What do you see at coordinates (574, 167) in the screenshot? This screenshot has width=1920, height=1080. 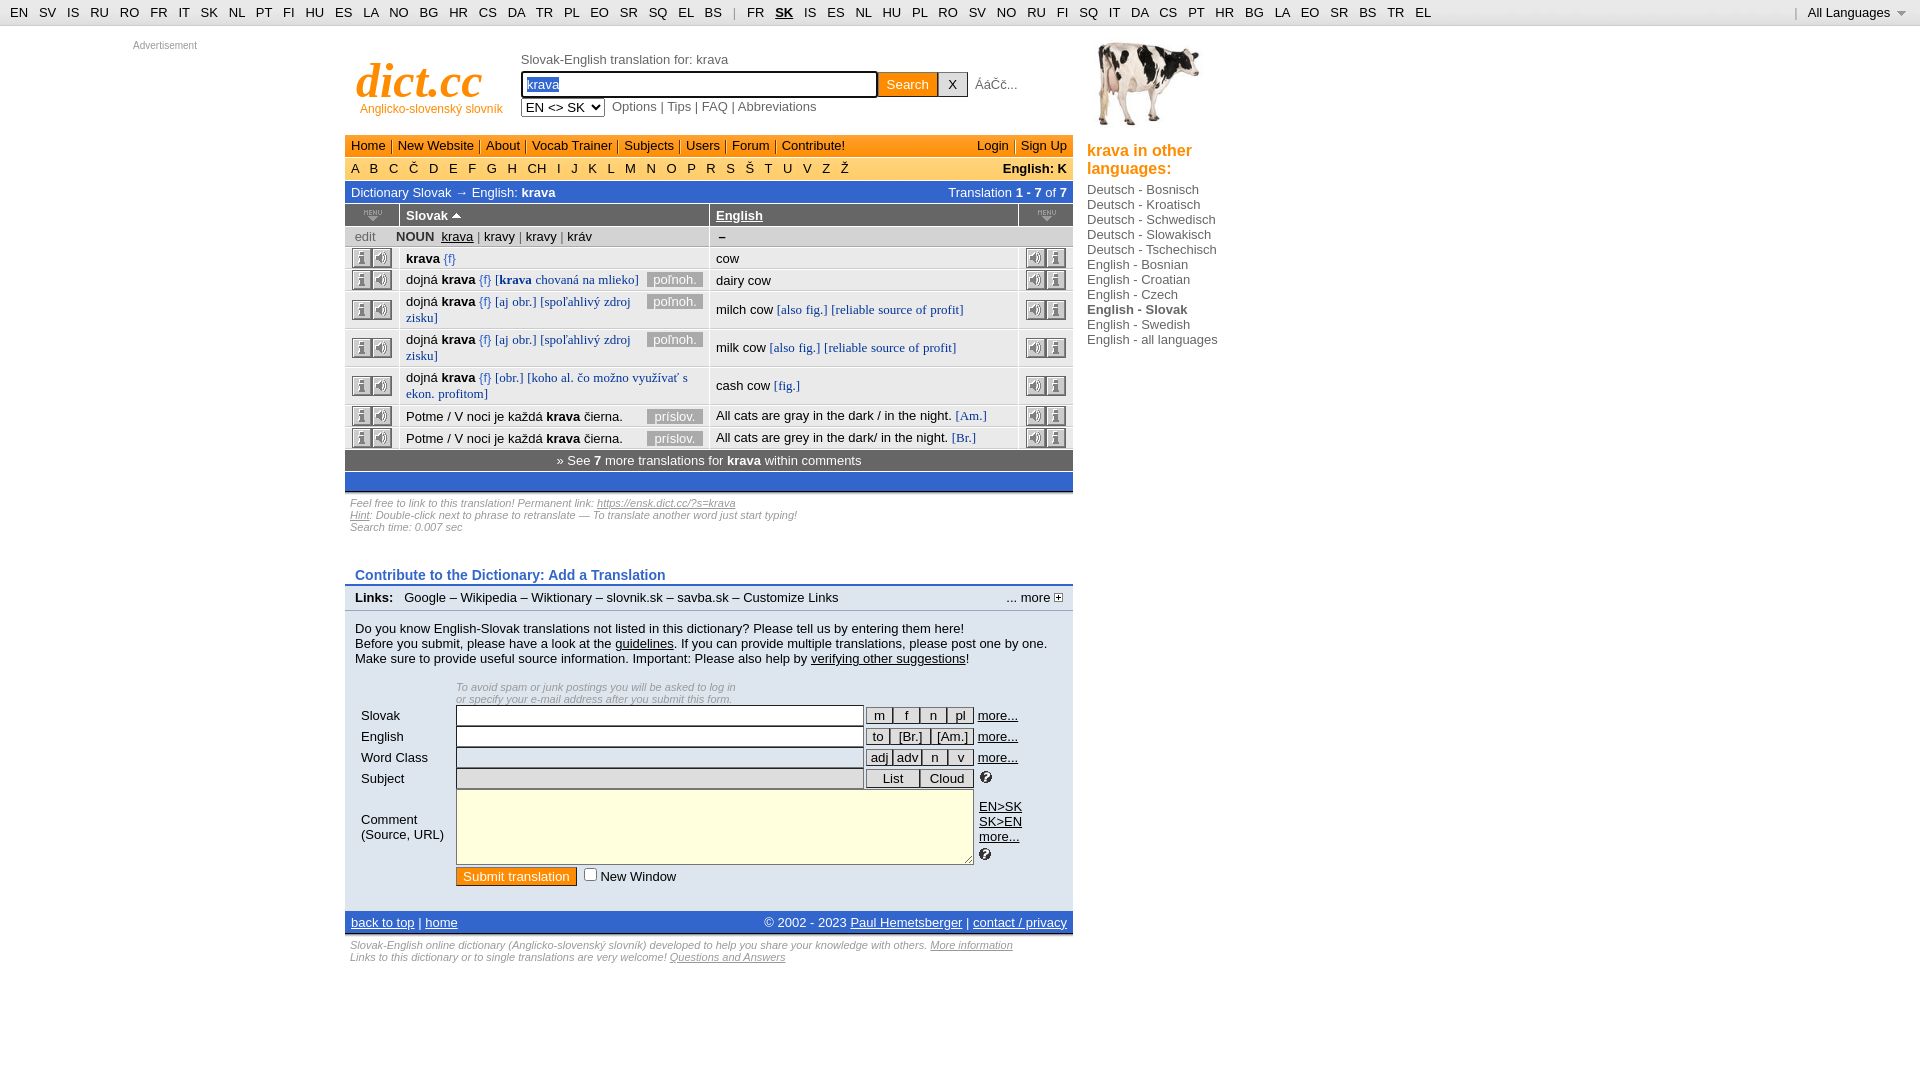 I see `'J'` at bounding box center [574, 167].